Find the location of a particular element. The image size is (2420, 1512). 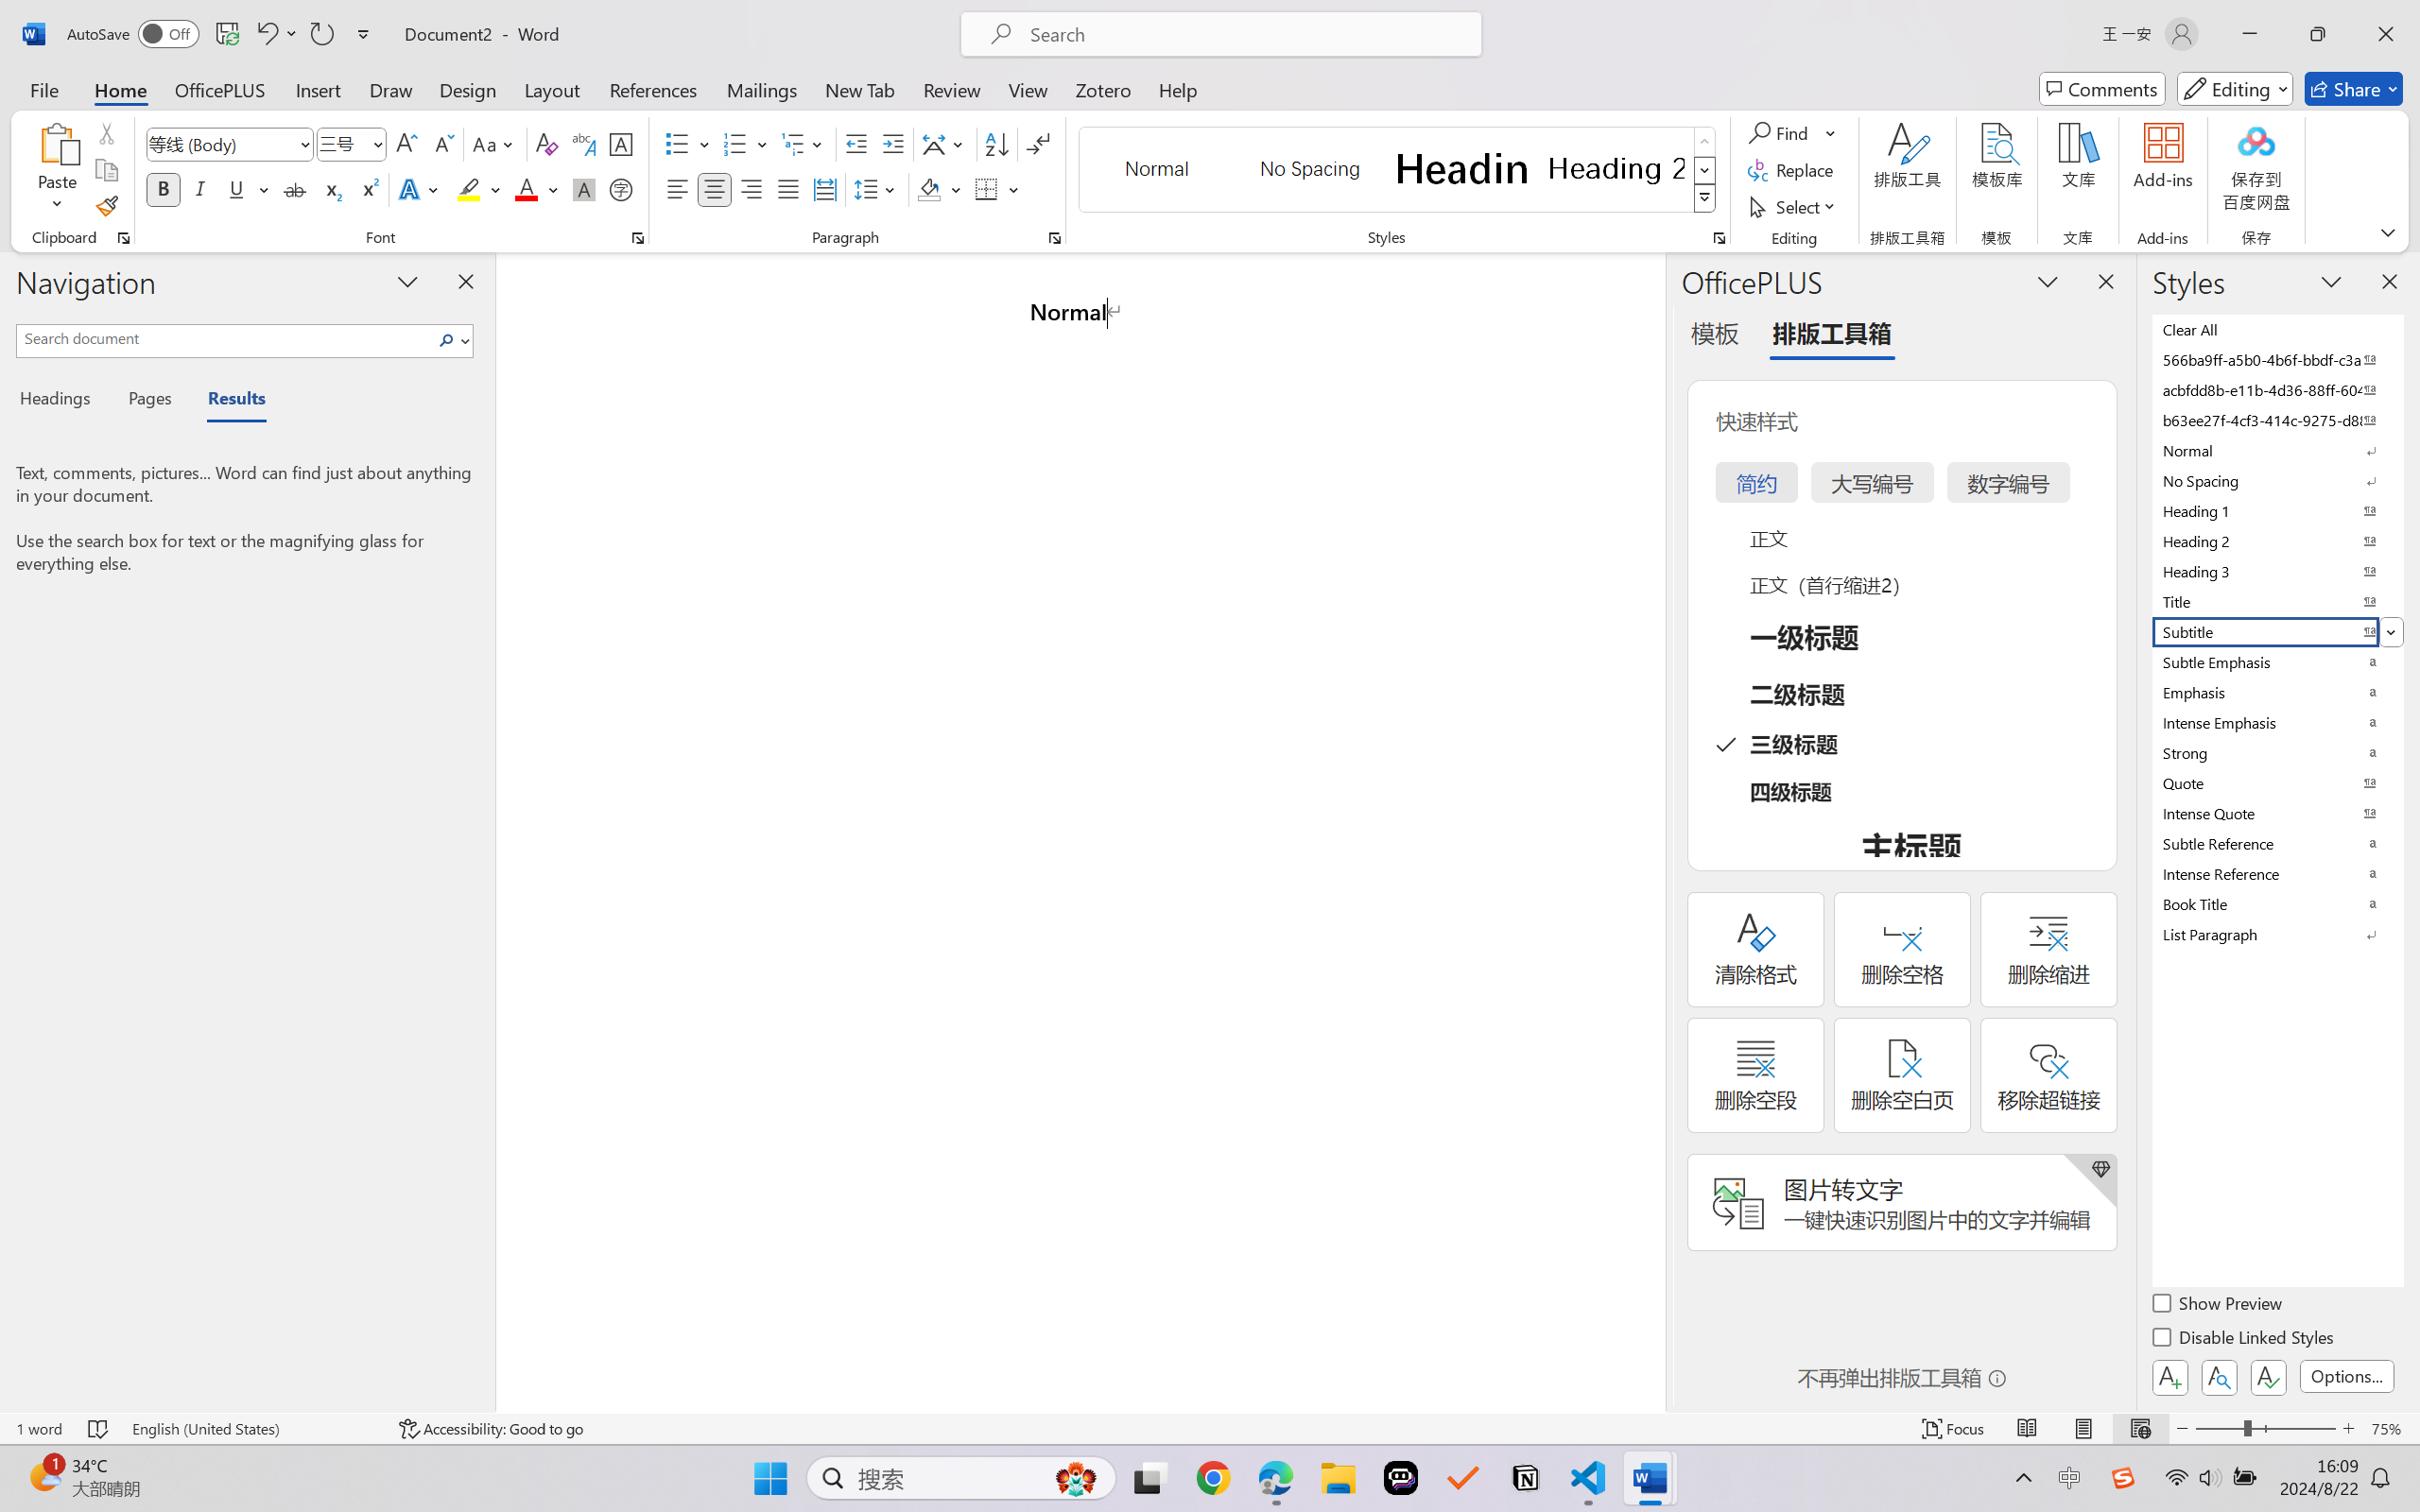

'AutomationID: BadgeAnchorLargeTicker' is located at coordinates (43, 1476).